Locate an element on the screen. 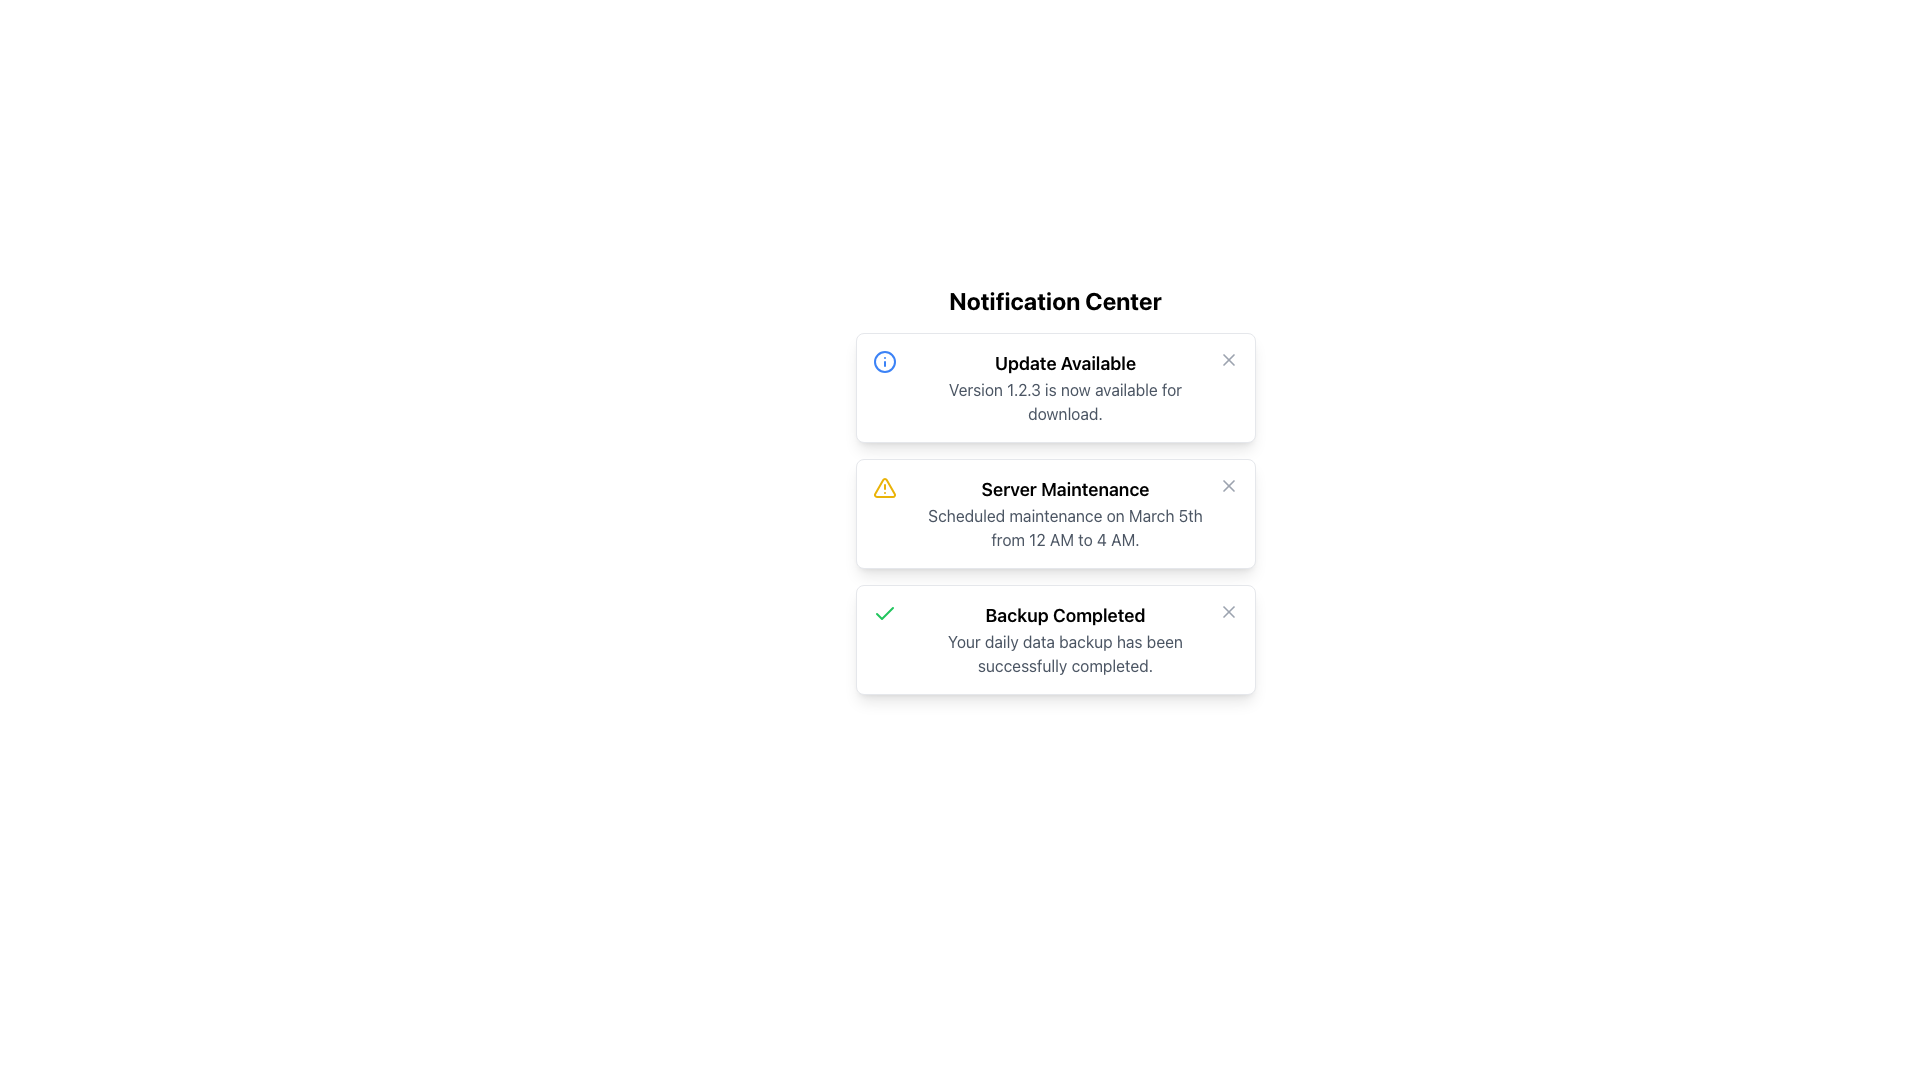 The width and height of the screenshot is (1920, 1080). the small gray 'X' close button located at the top-right corner of the 'Update Available' notification card to observe the style change is located at coordinates (1227, 358).